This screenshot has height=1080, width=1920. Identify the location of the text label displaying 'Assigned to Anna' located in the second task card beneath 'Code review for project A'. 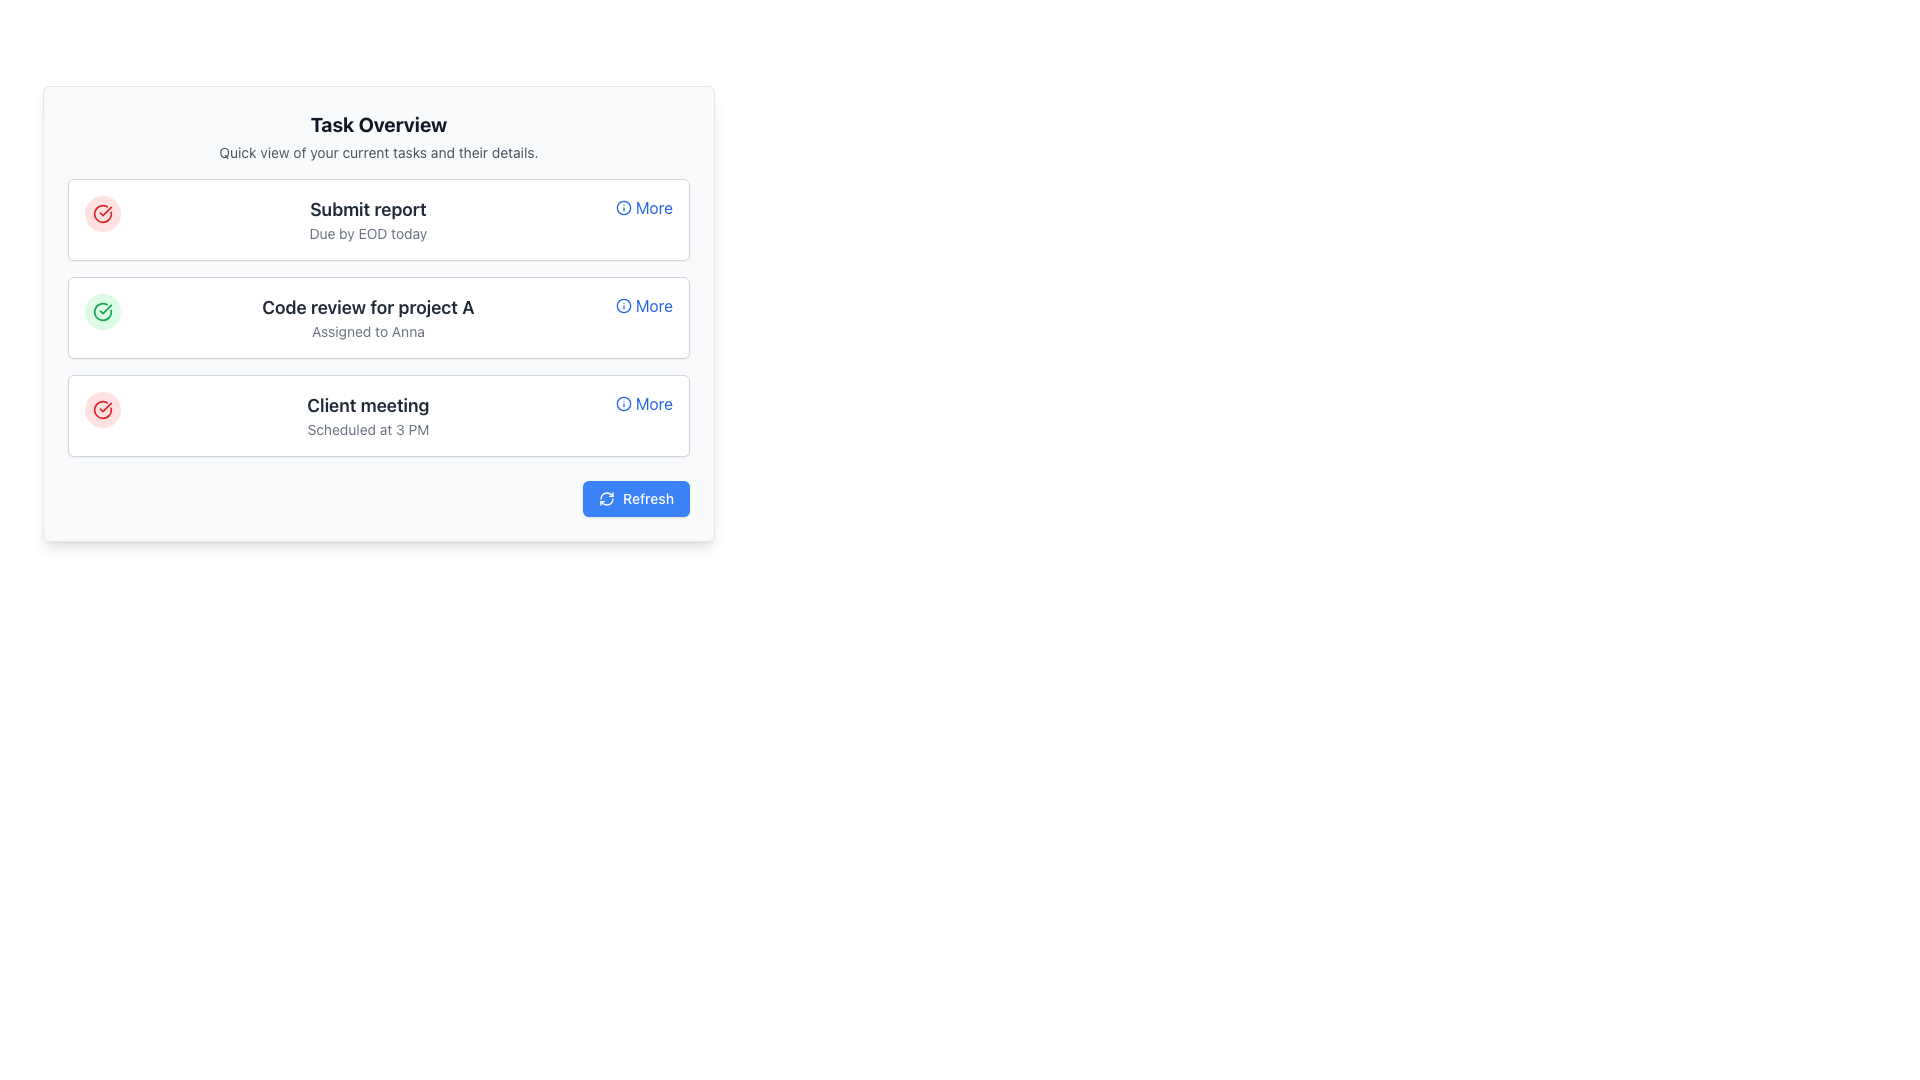
(368, 330).